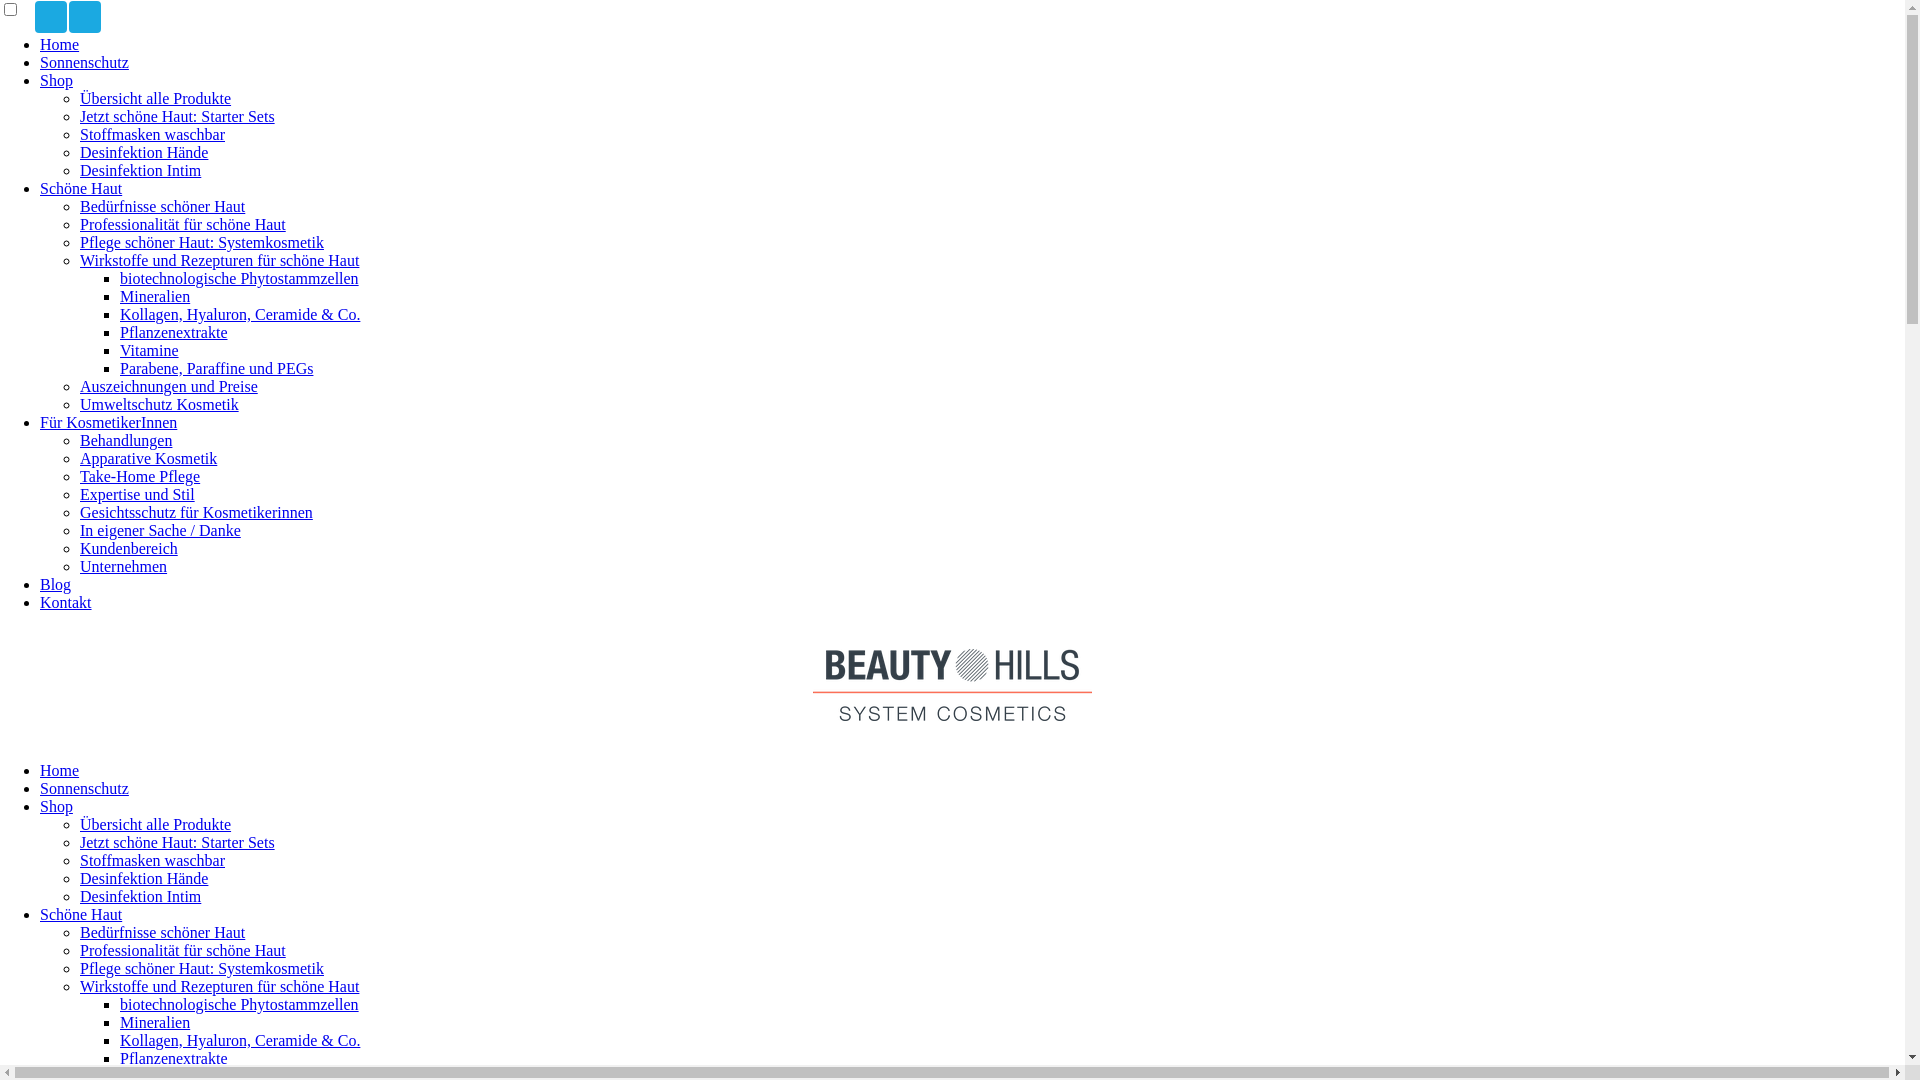  I want to click on 'Auszeichnungen und Preise', so click(168, 386).